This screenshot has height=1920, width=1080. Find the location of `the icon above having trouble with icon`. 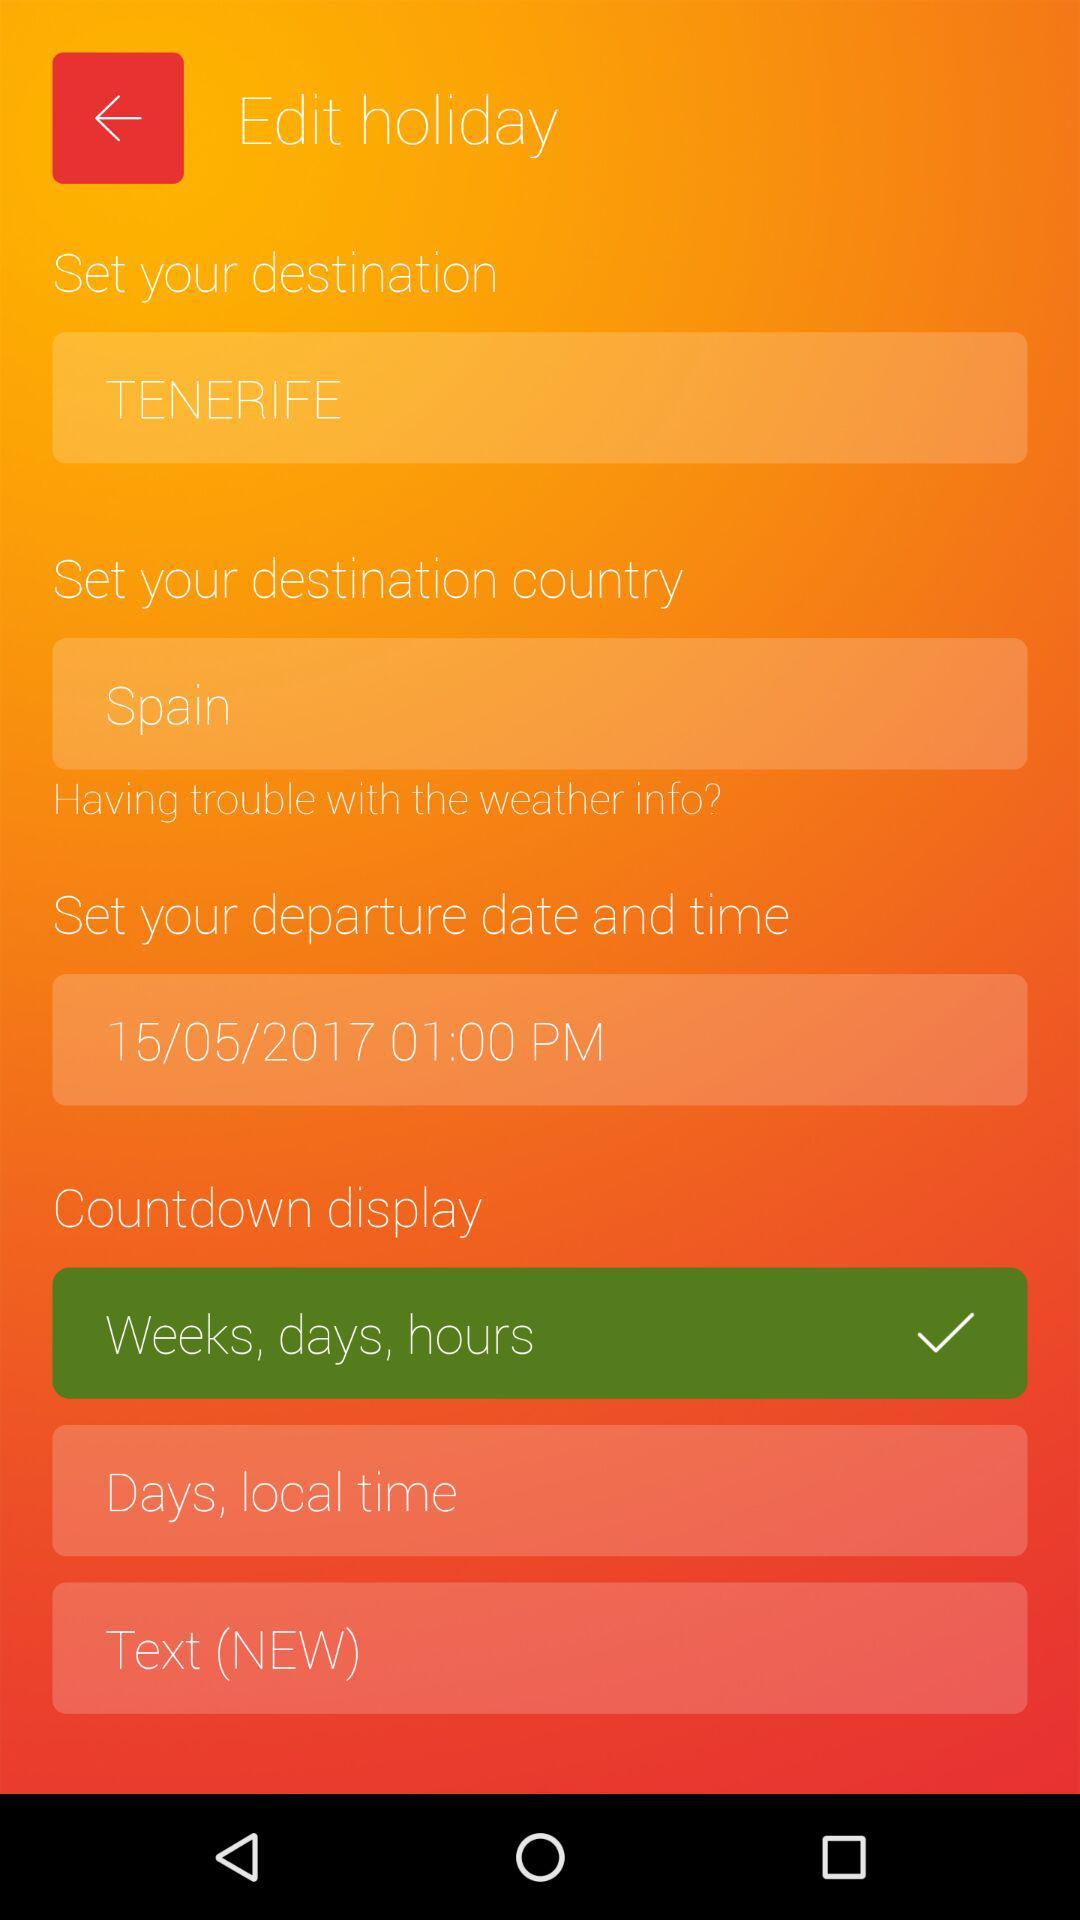

the icon above having trouble with icon is located at coordinates (540, 703).